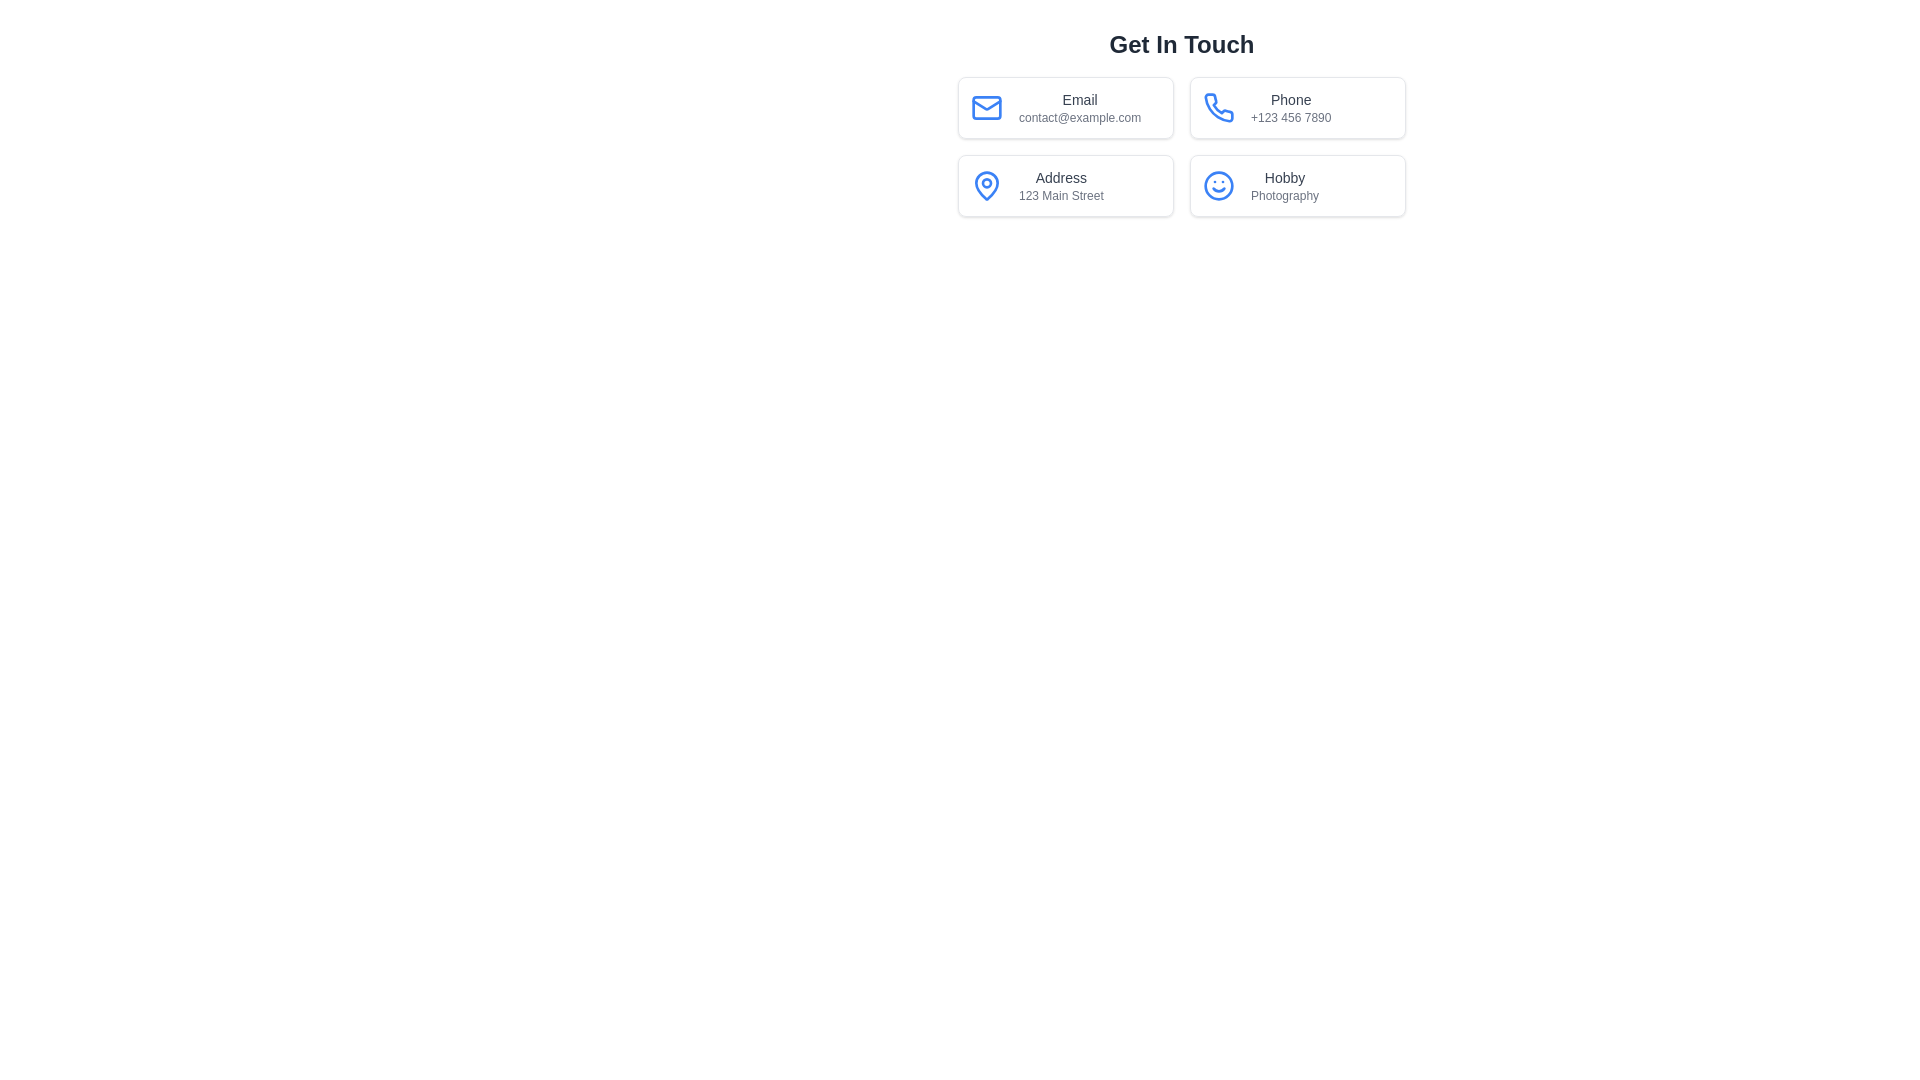 The image size is (1920, 1080). What do you see at coordinates (1285, 196) in the screenshot?
I see `the static text label displaying 'Photography', which is a small light gray label positioned below the heading 'Hobby'` at bounding box center [1285, 196].